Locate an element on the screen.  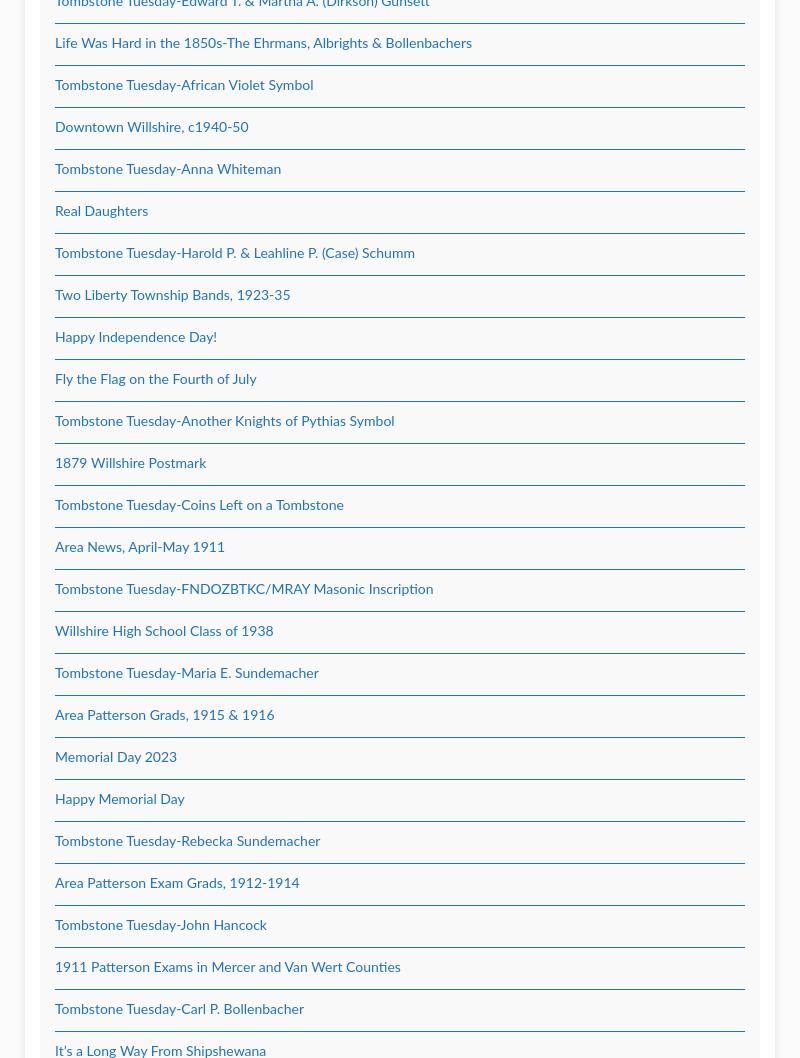
'Tombstone Tuesday-Coins Left on a Tombstone' is located at coordinates (198, 505).